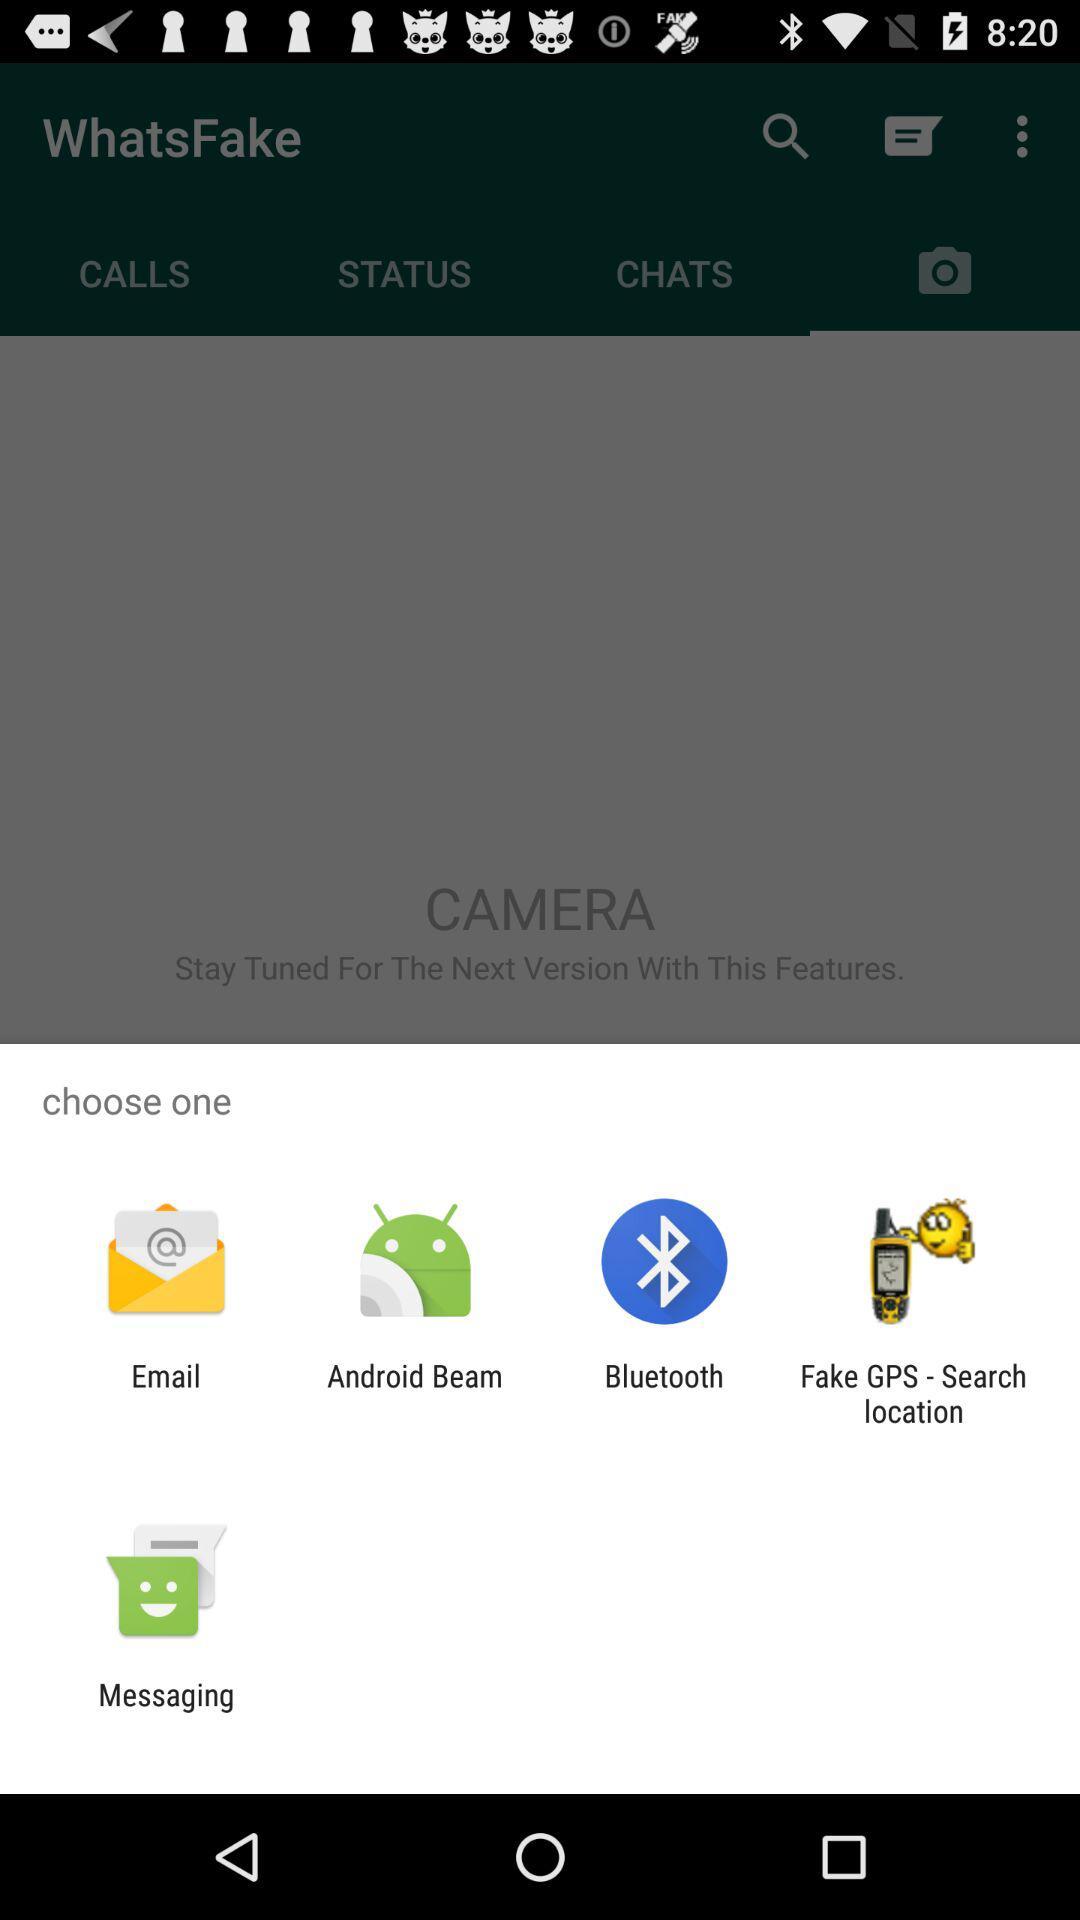 This screenshot has height=1920, width=1080. Describe the element at coordinates (913, 1392) in the screenshot. I see `fake gps search` at that location.